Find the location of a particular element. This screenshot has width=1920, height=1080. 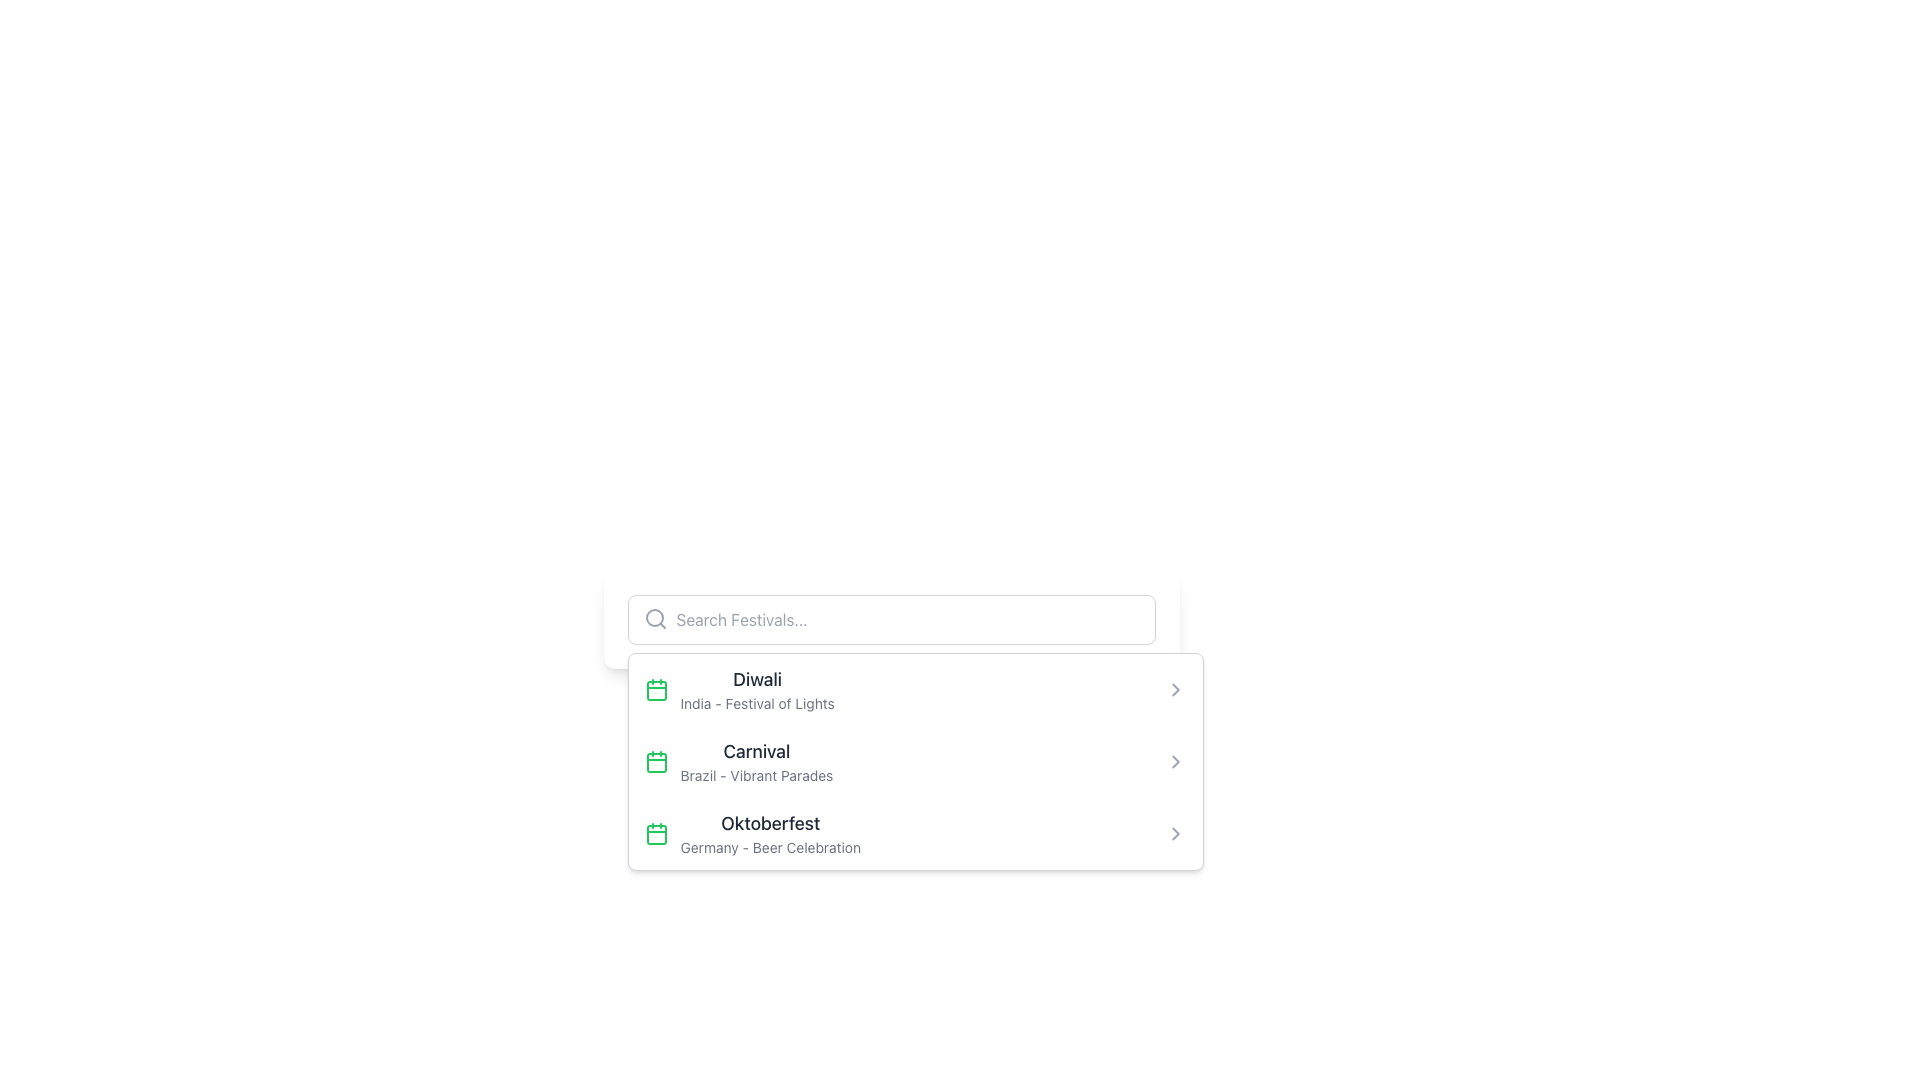

the right-pointing chevron SVG icon located next to the 'Oktoberfest Germany - Beer Celebration' text is located at coordinates (1175, 833).